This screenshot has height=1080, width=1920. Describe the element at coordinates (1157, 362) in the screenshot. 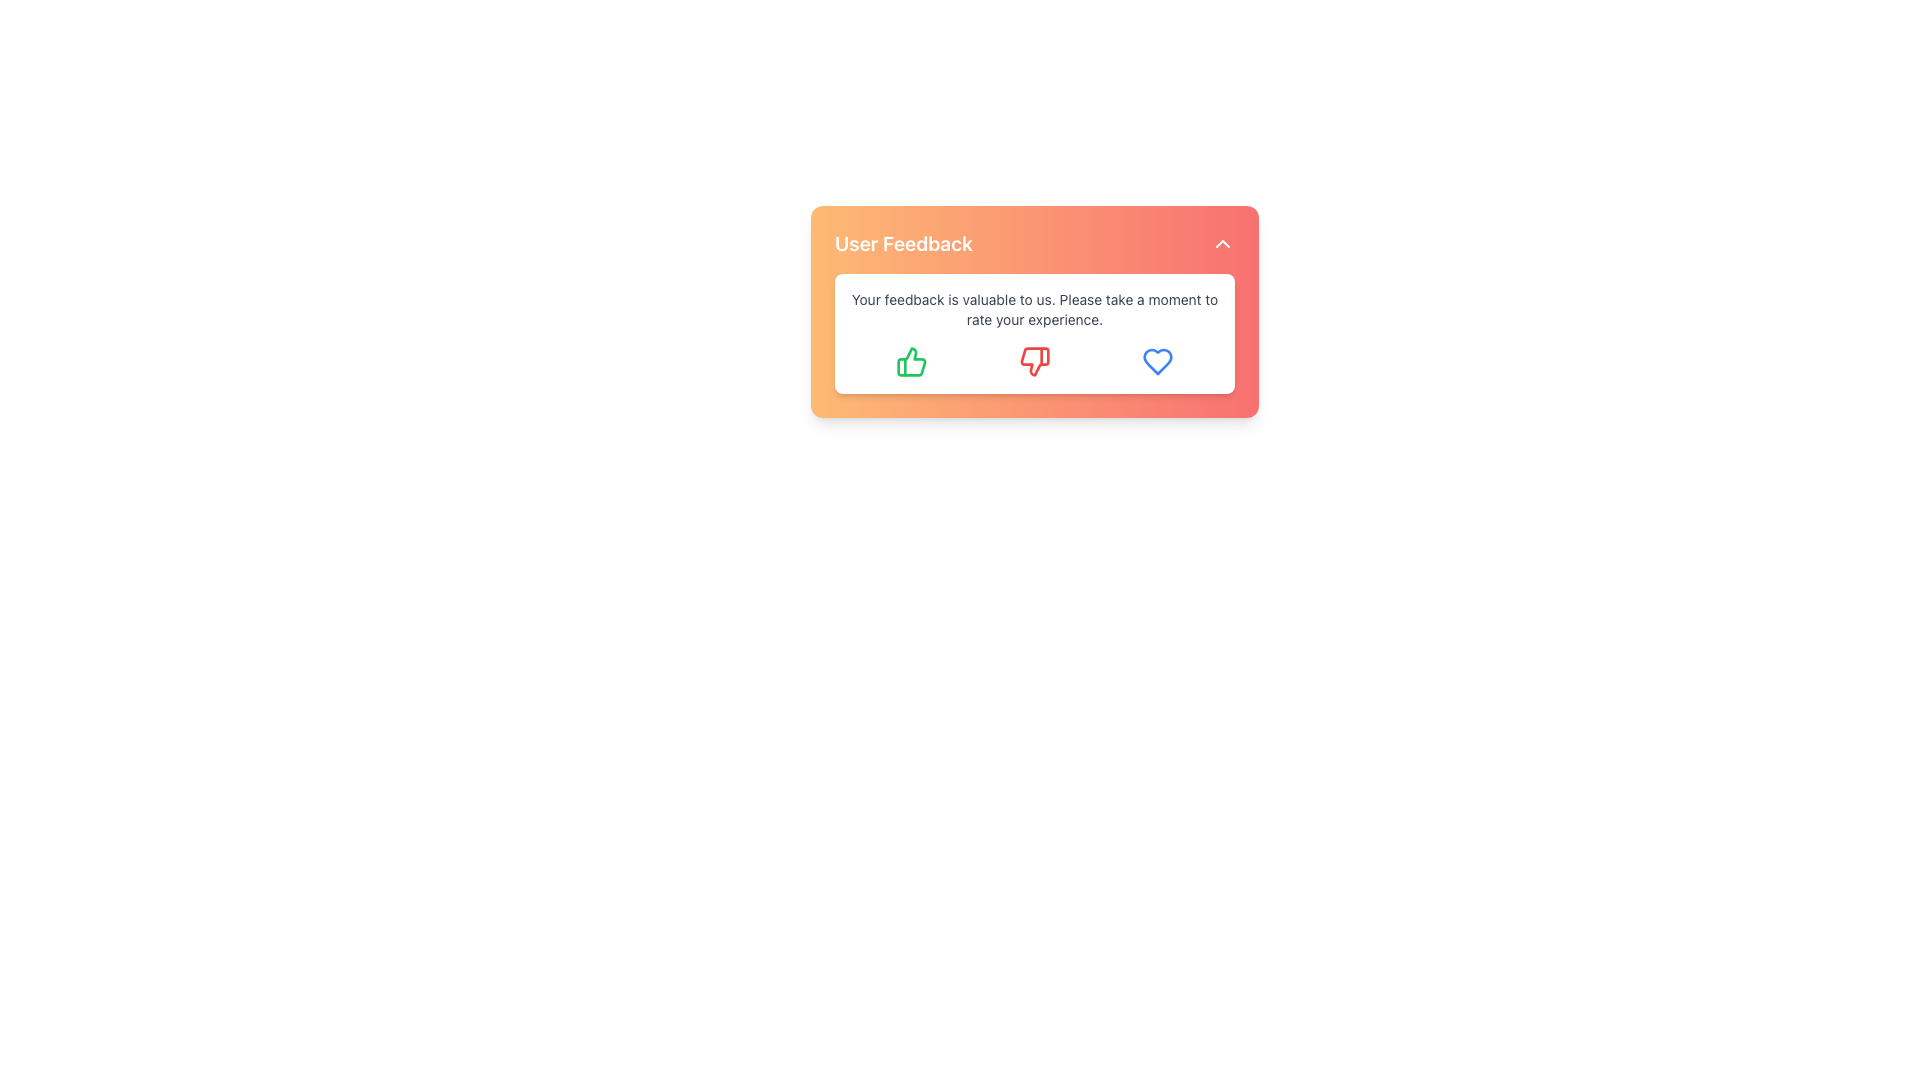

I see `the heart icon located at the bottom of the feedback card to express a positive sentiment towards the service or product` at that location.